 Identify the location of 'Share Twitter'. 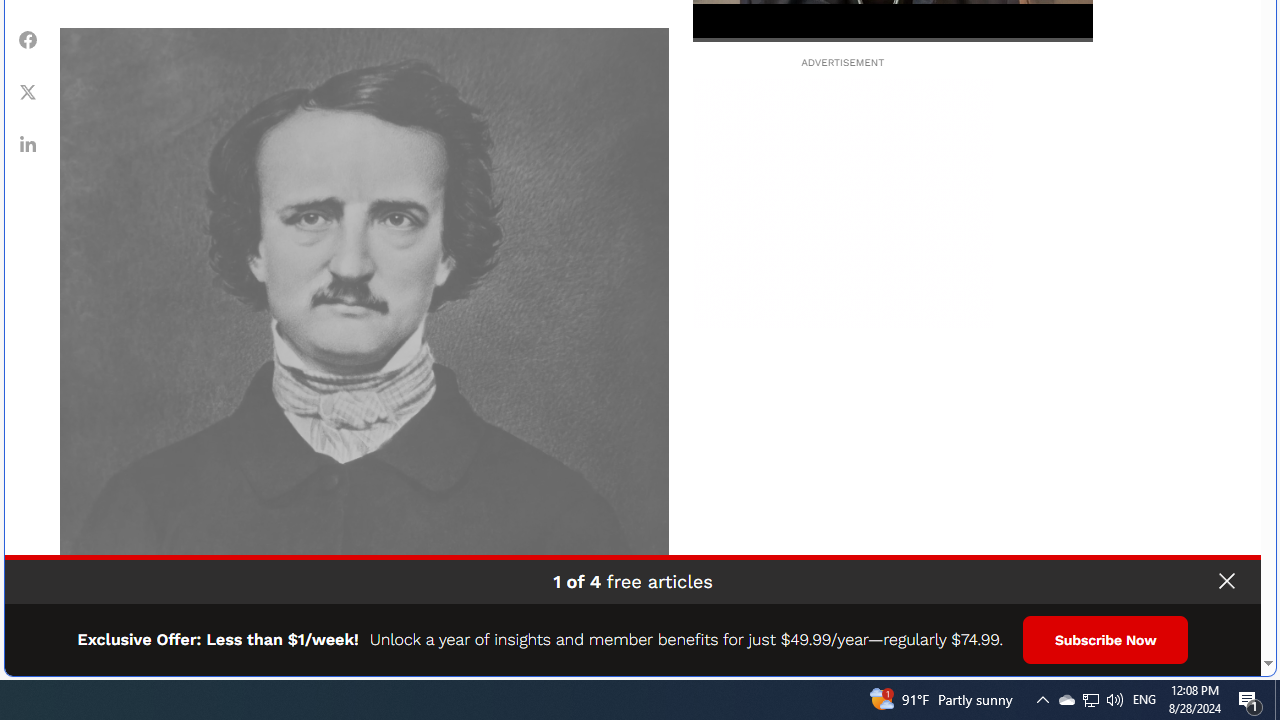
(28, 91).